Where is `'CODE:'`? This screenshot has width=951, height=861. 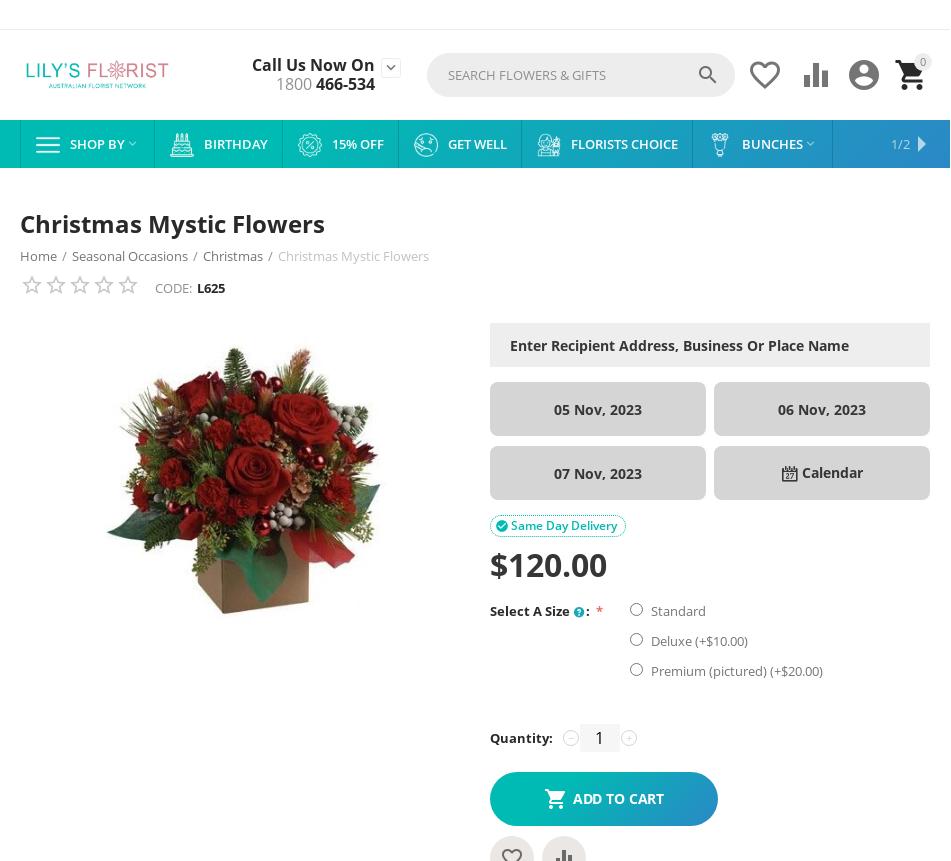 'CODE:' is located at coordinates (173, 288).